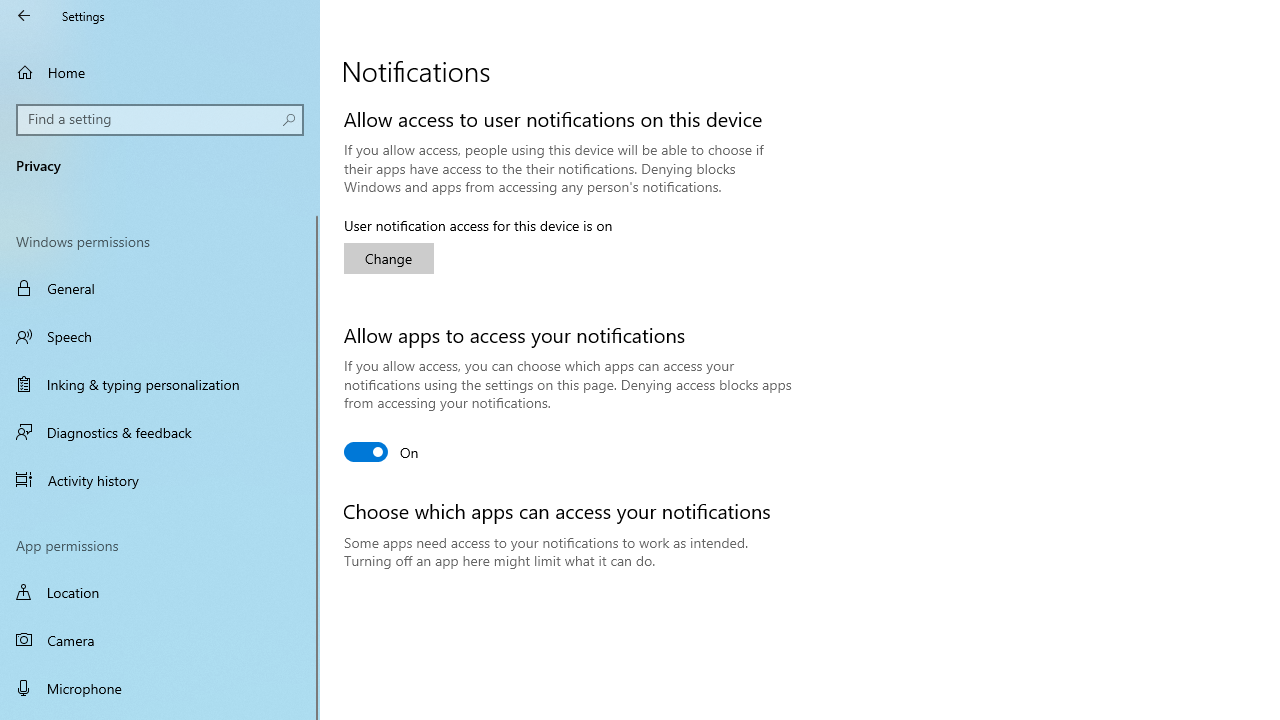 The image size is (1280, 720). Describe the element at coordinates (160, 686) in the screenshot. I see `'Microphone'` at that location.